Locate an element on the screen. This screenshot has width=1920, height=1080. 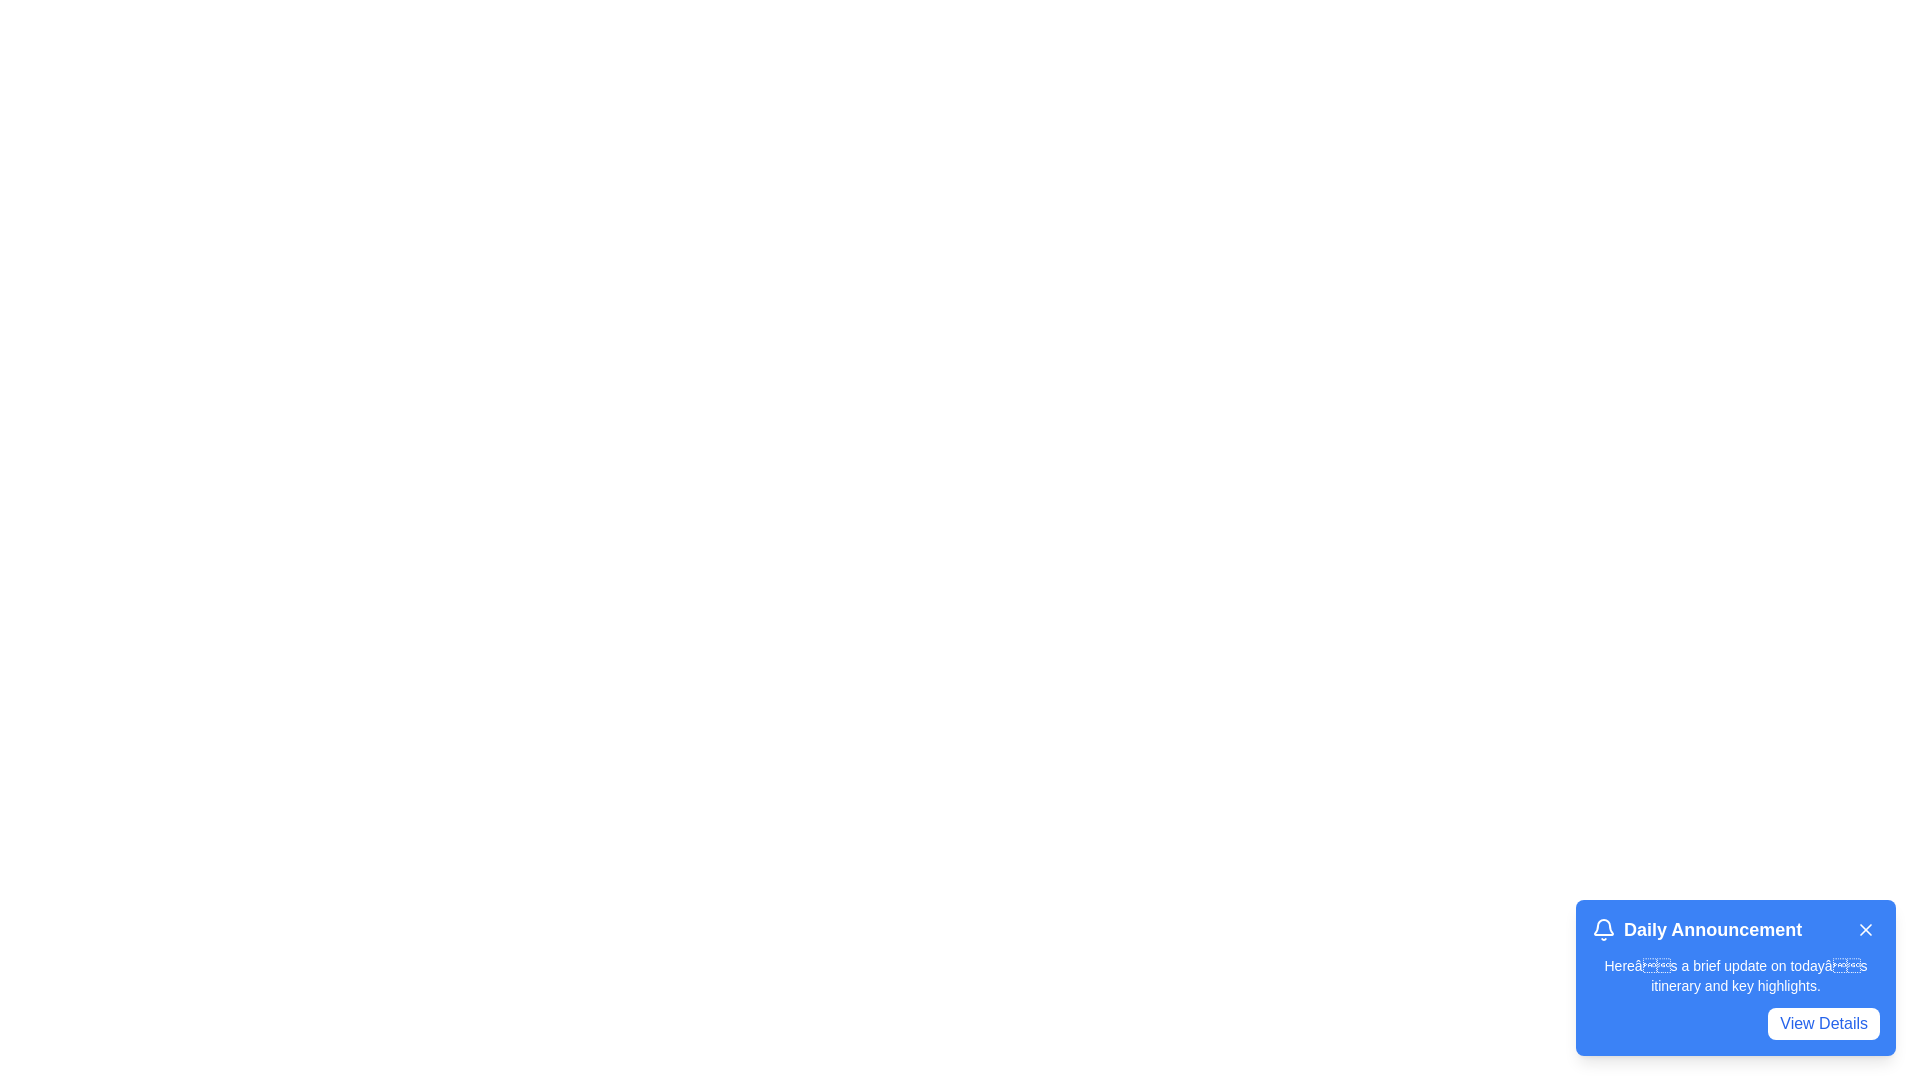
the close button to dismiss the snackbar is located at coordinates (1865, 929).